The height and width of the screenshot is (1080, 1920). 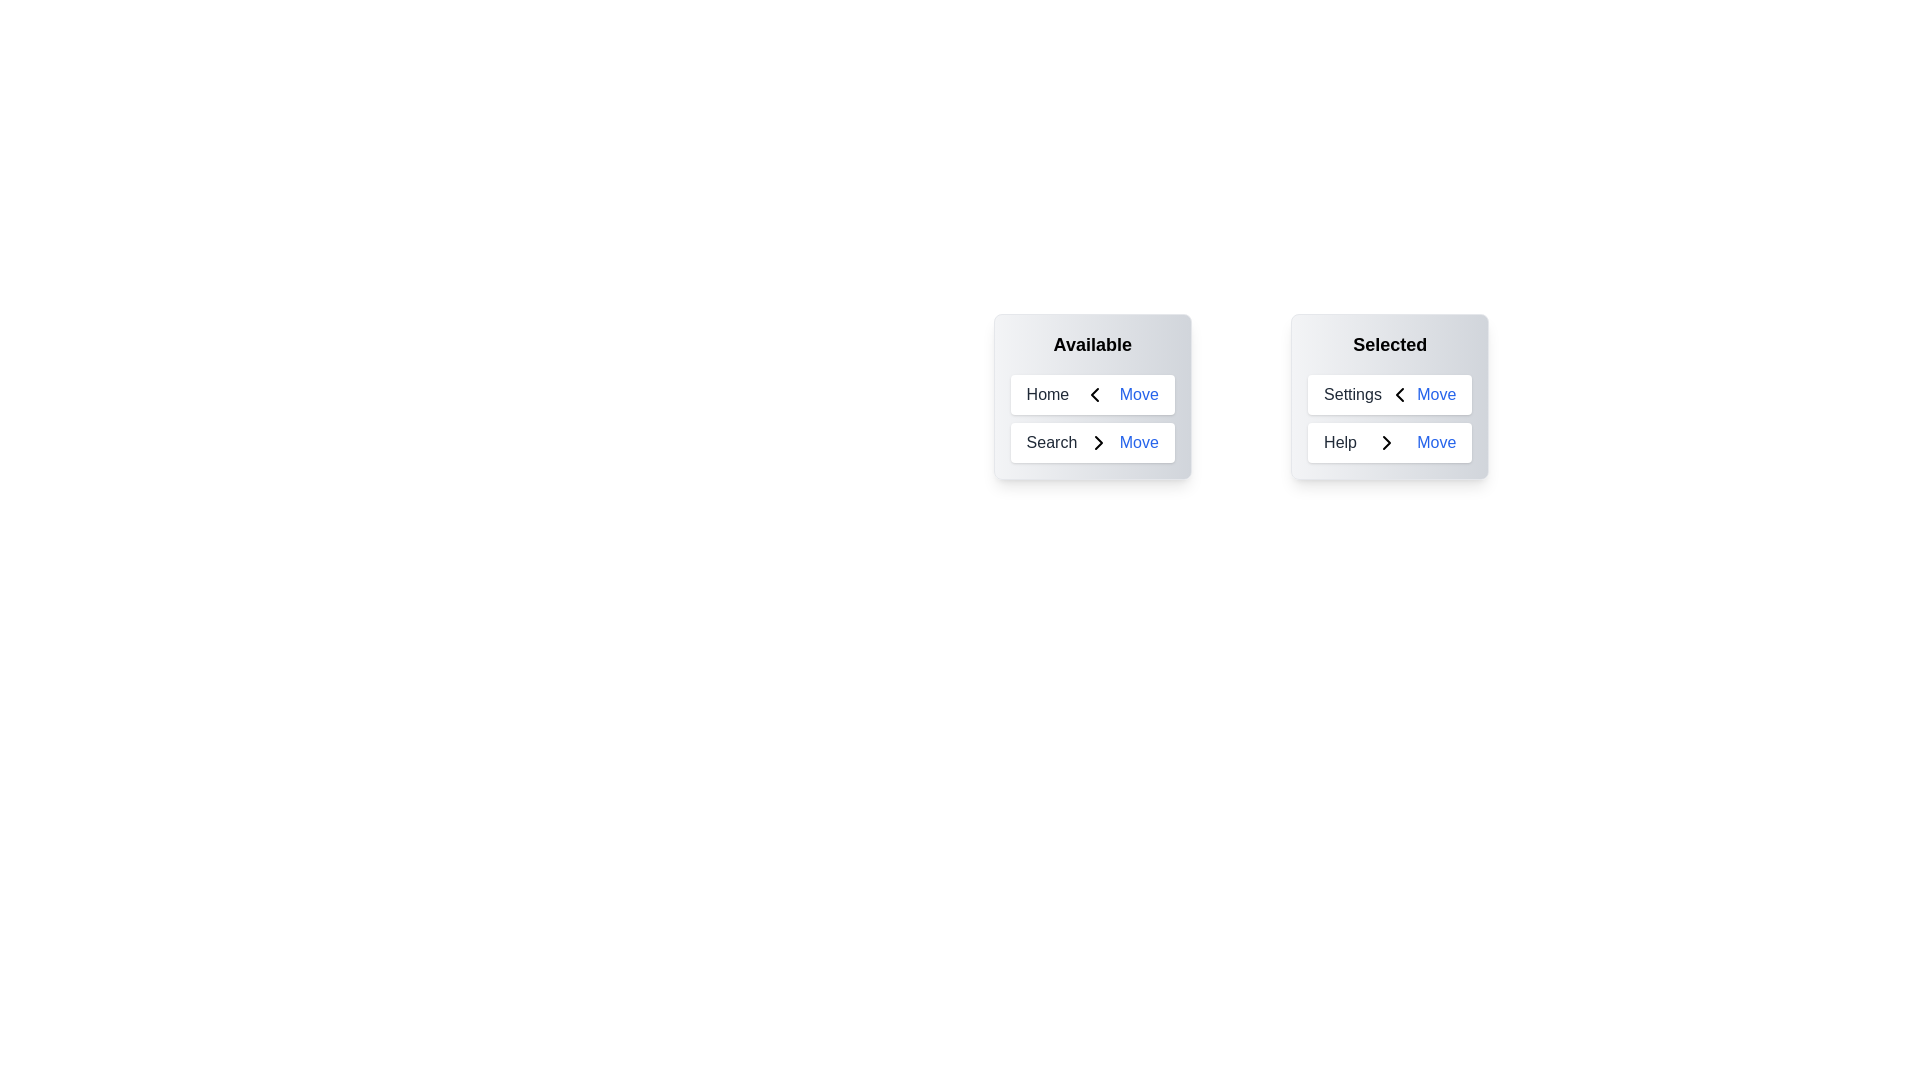 I want to click on 'Move' button next to the item 'Help' in the 'Selected' list to transfer it, so click(x=1435, y=442).